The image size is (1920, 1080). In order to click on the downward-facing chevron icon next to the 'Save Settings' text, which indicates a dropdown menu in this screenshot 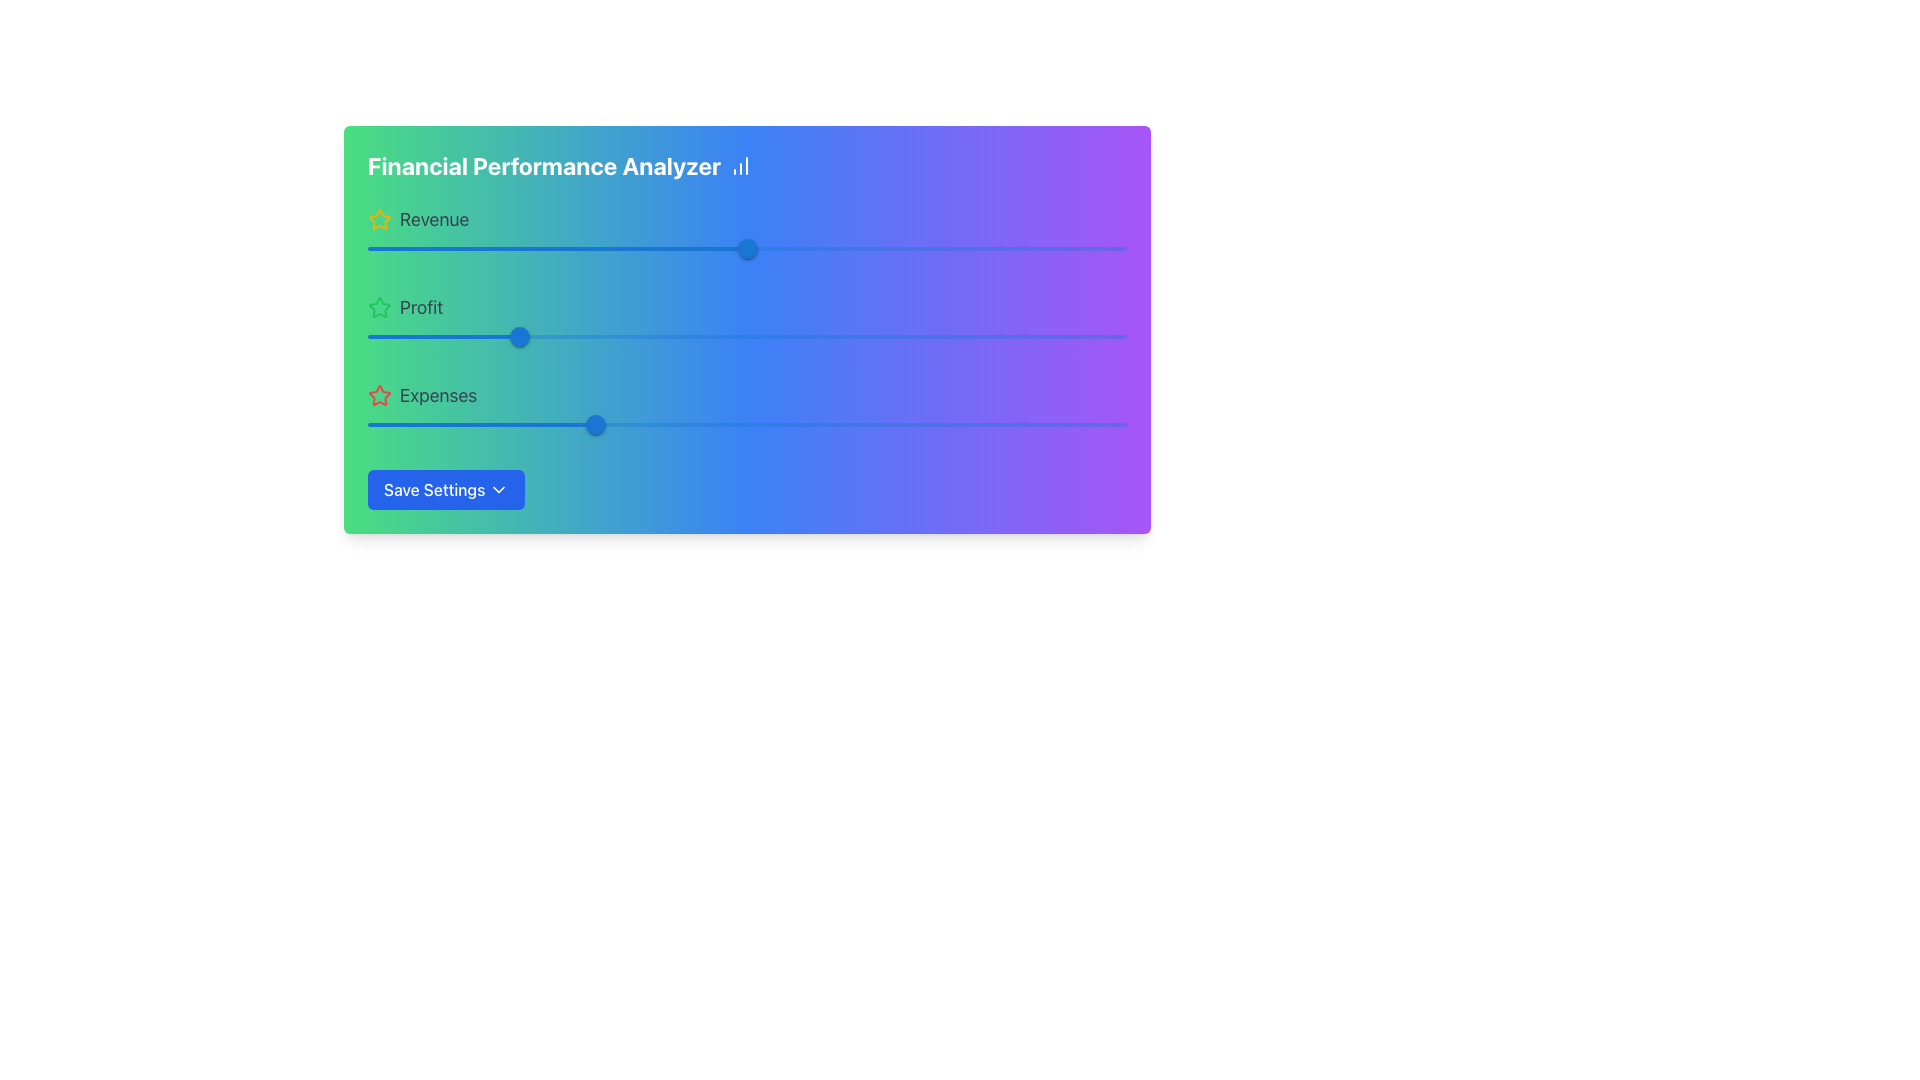, I will do `click(499, 489)`.